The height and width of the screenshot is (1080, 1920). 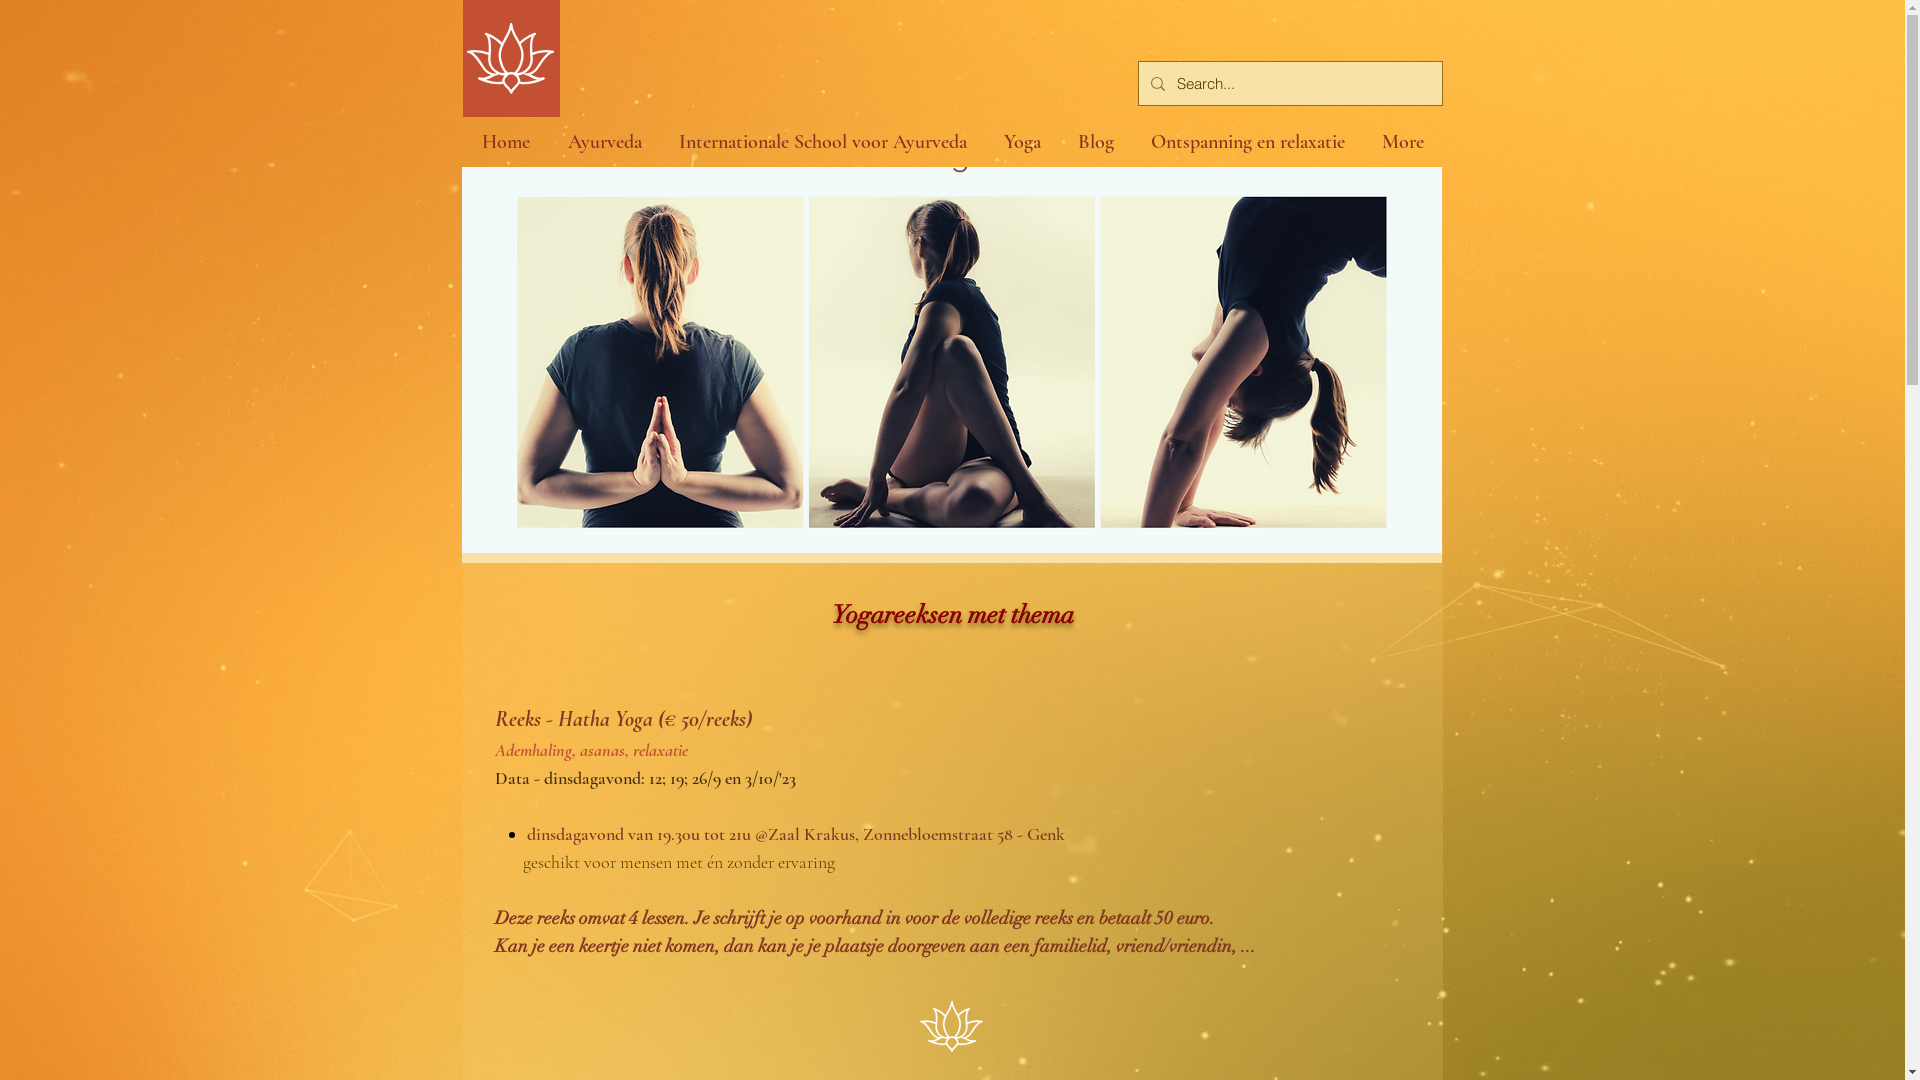 What do you see at coordinates (950, 358) in the screenshot?
I see `'Yoga Class for all Ages'` at bounding box center [950, 358].